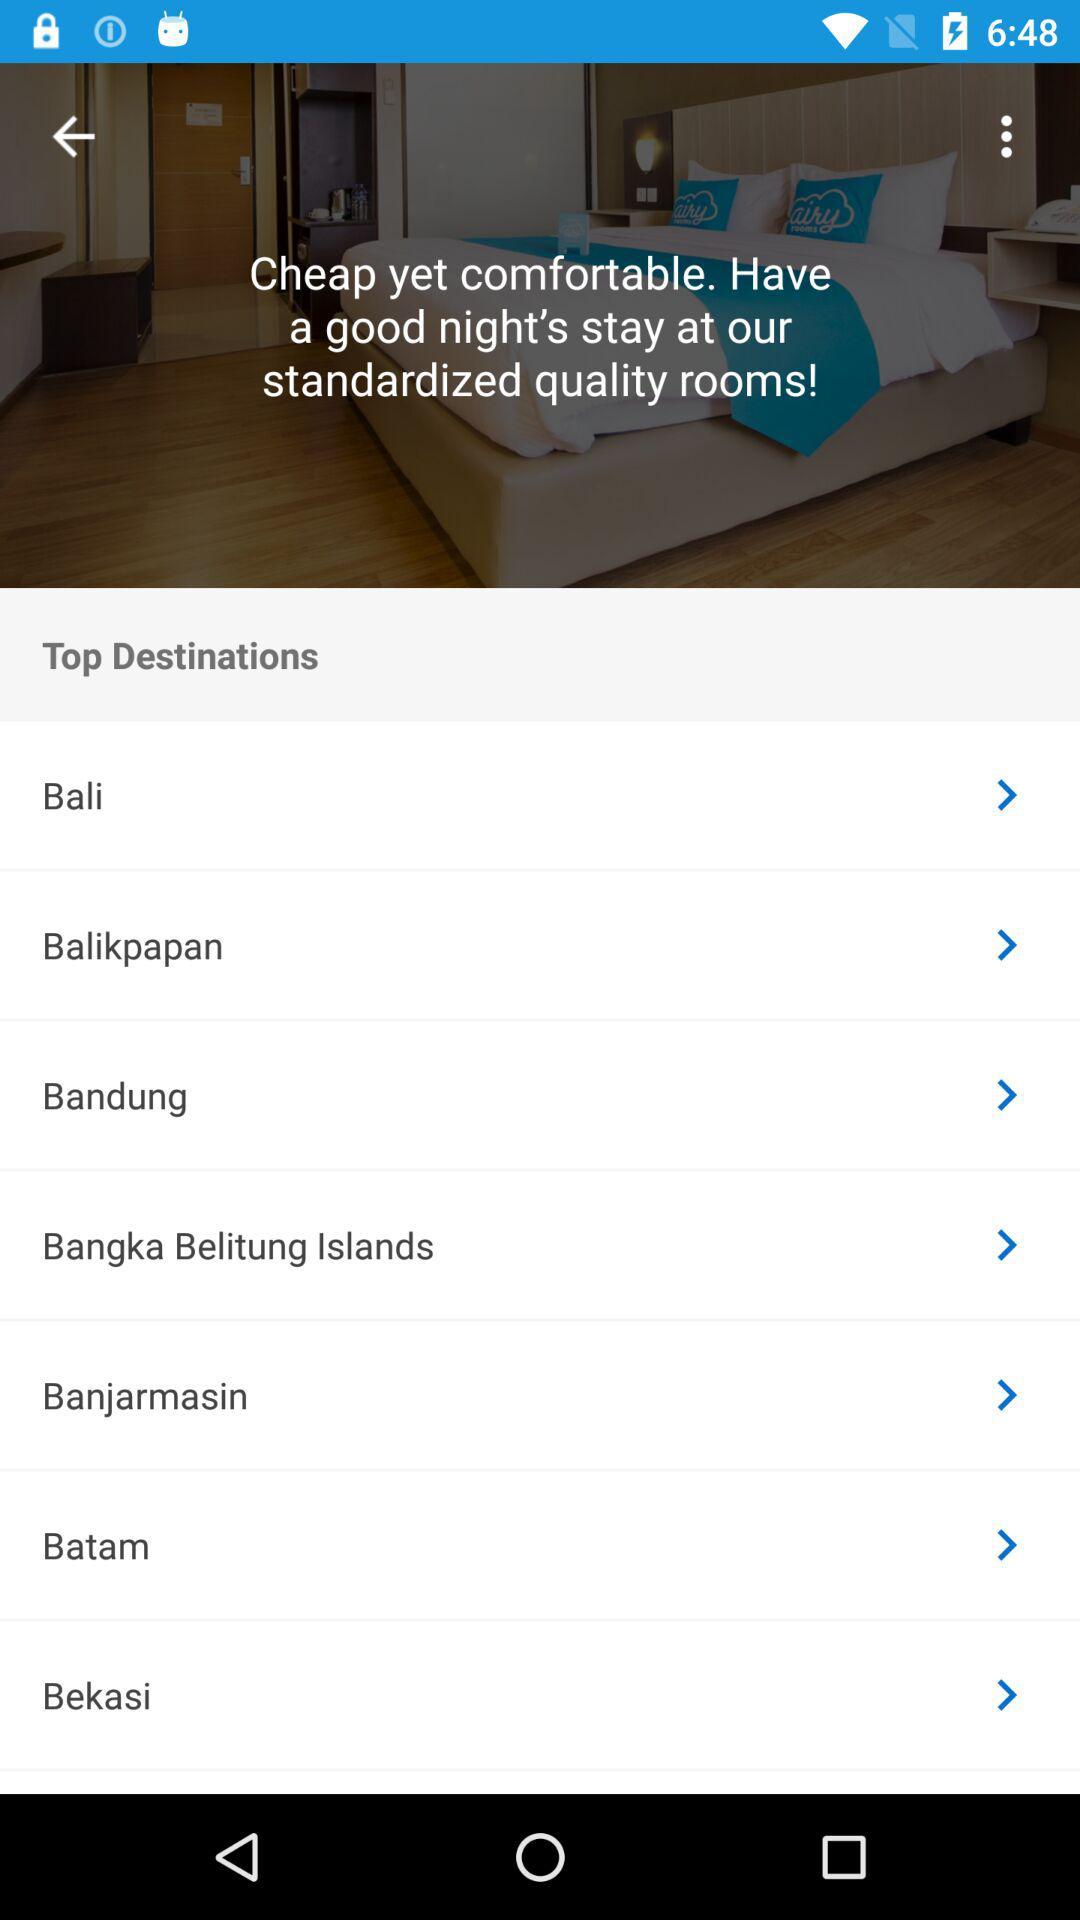  I want to click on menu, so click(1006, 135).